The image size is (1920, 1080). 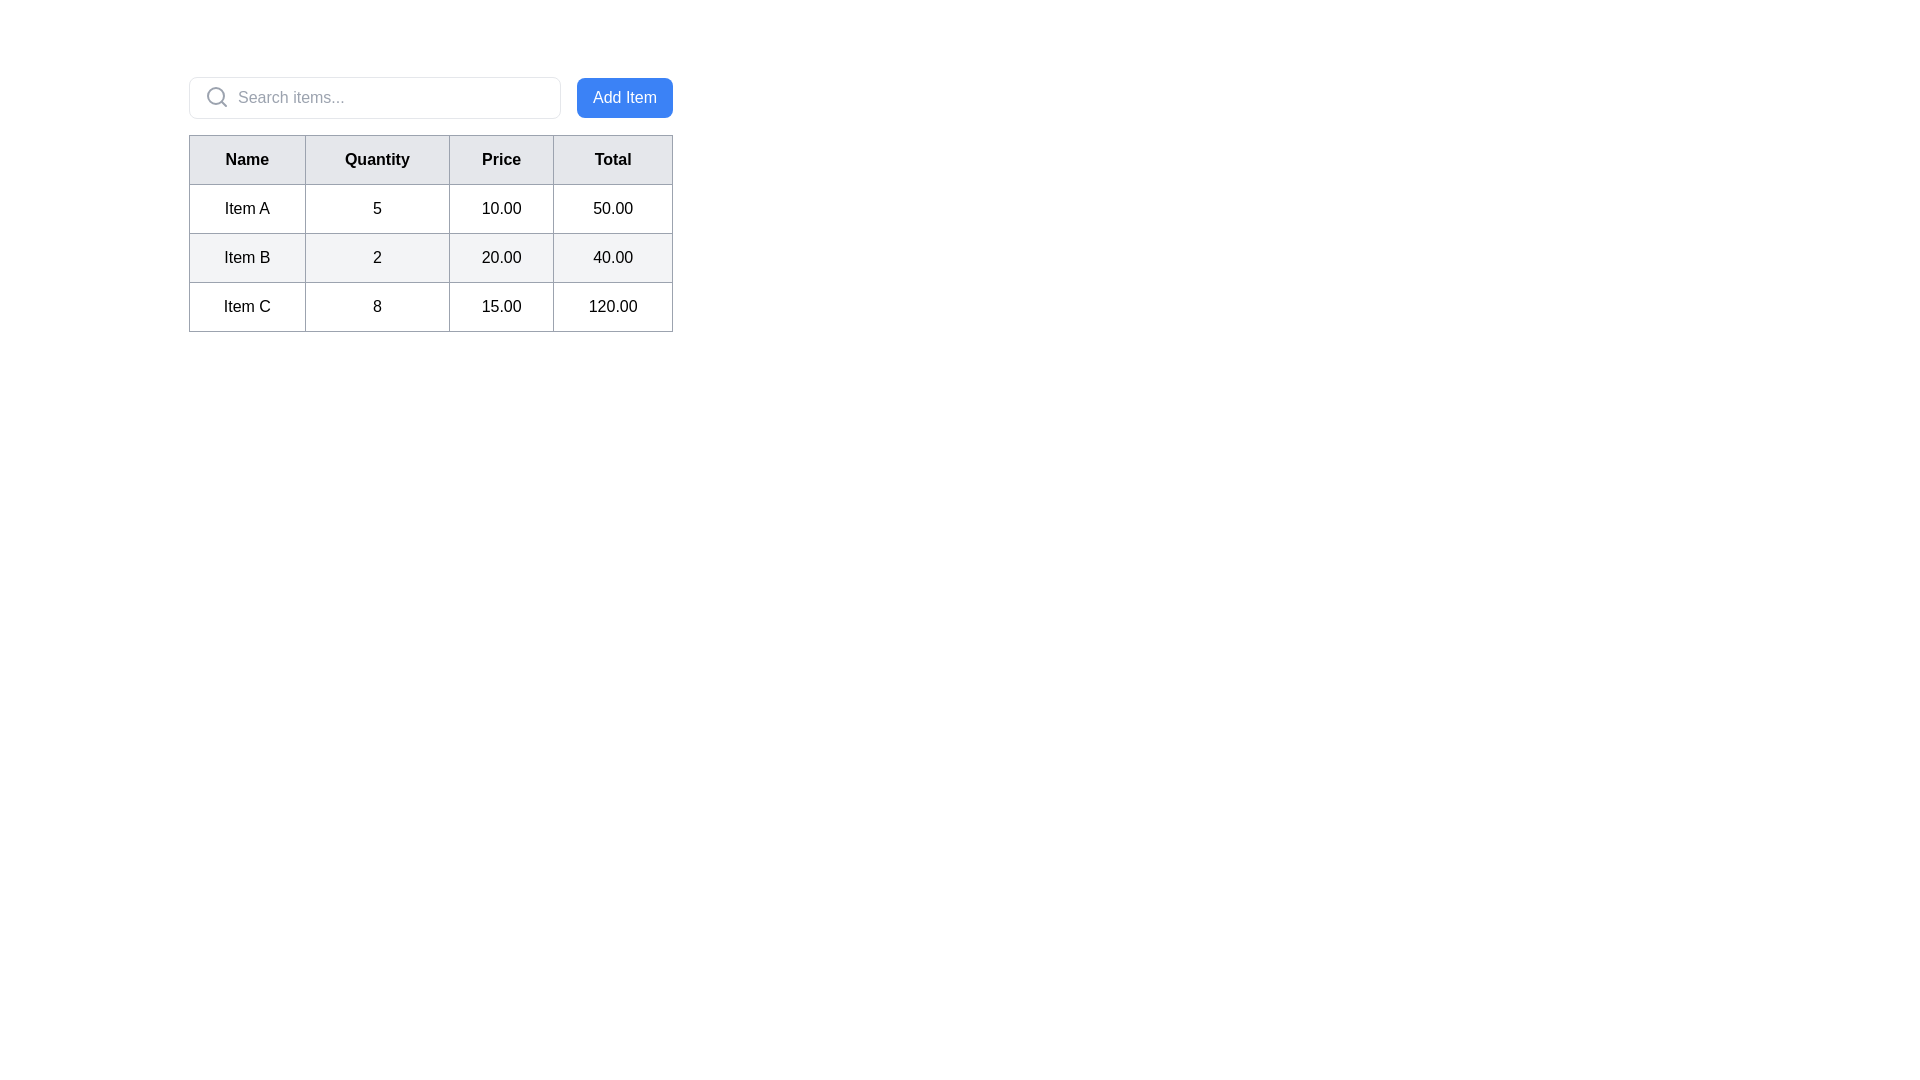 I want to click on the search box input field located next to the blue 'Add Item' button, so click(x=374, y=97).